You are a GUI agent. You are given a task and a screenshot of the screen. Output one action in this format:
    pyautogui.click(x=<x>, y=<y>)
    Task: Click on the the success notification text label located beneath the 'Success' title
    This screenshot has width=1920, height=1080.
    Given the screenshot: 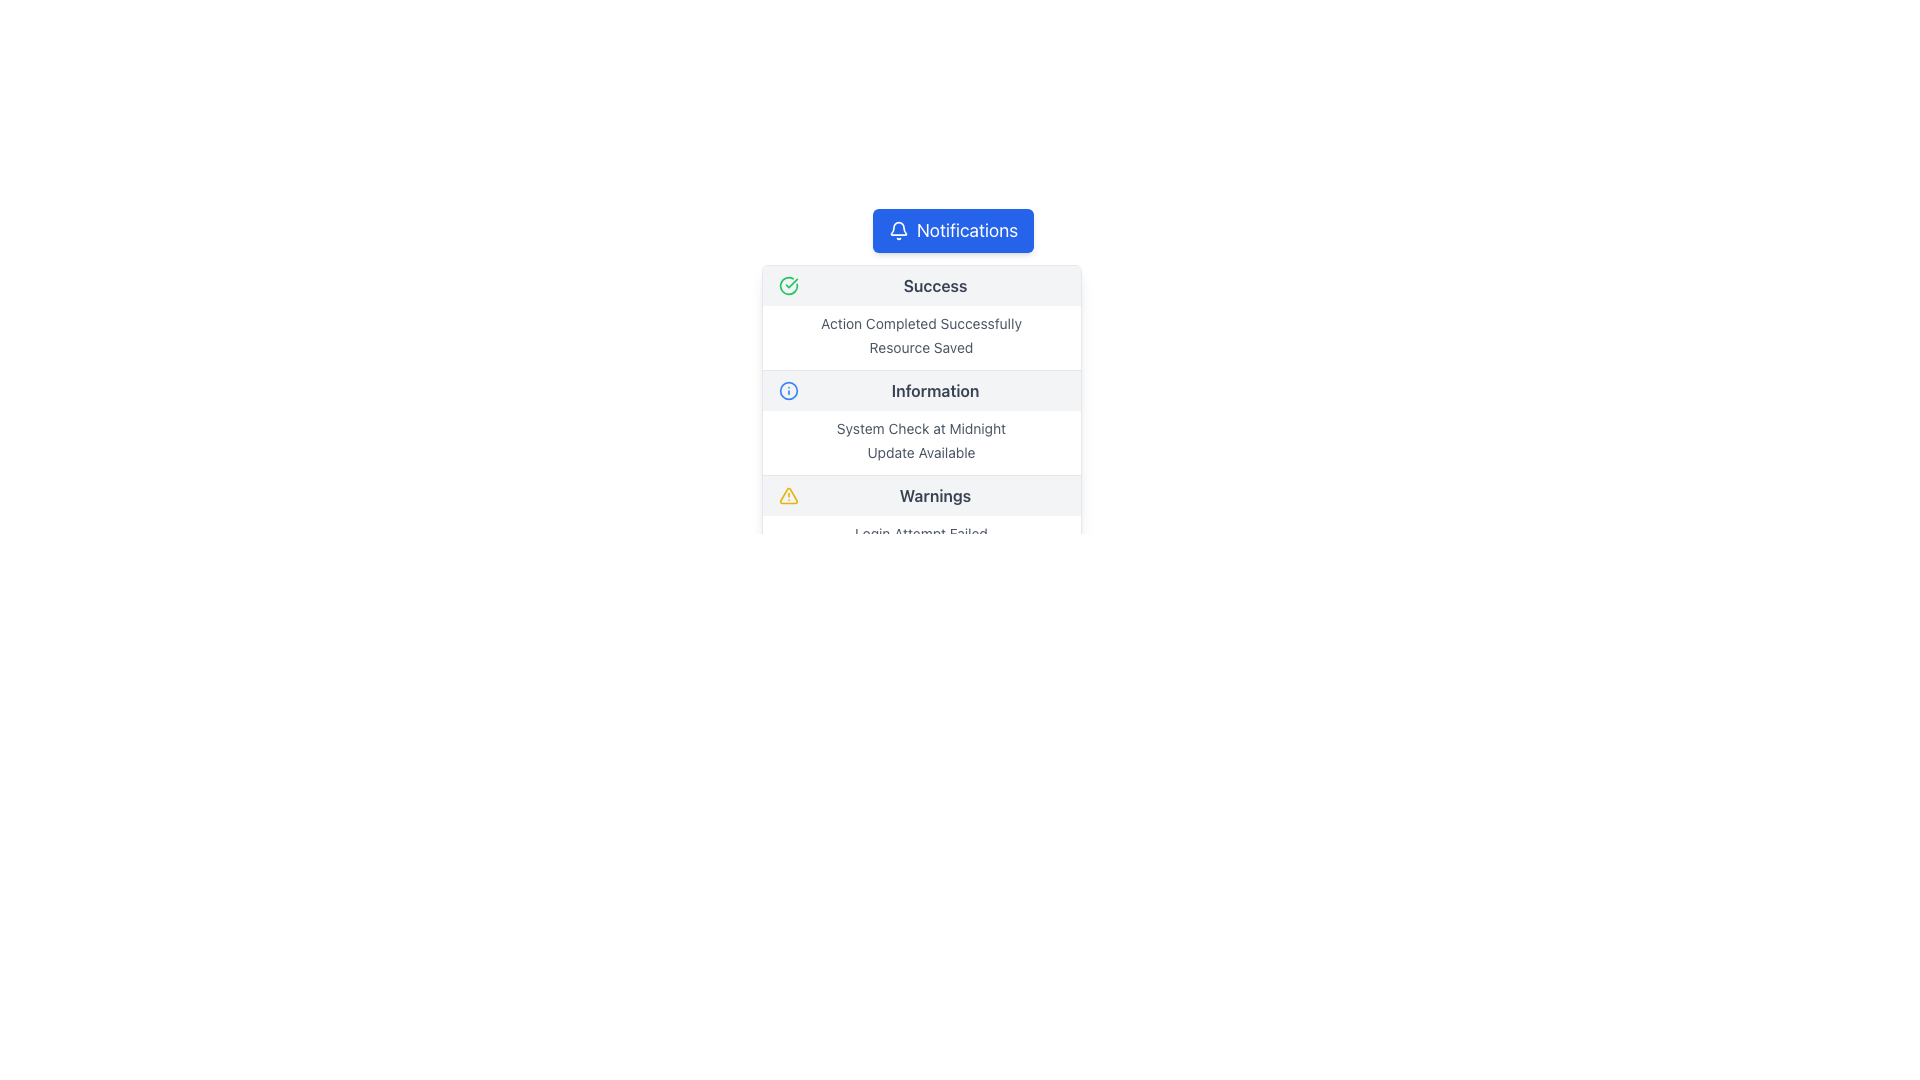 What is the action you would take?
    pyautogui.click(x=920, y=323)
    